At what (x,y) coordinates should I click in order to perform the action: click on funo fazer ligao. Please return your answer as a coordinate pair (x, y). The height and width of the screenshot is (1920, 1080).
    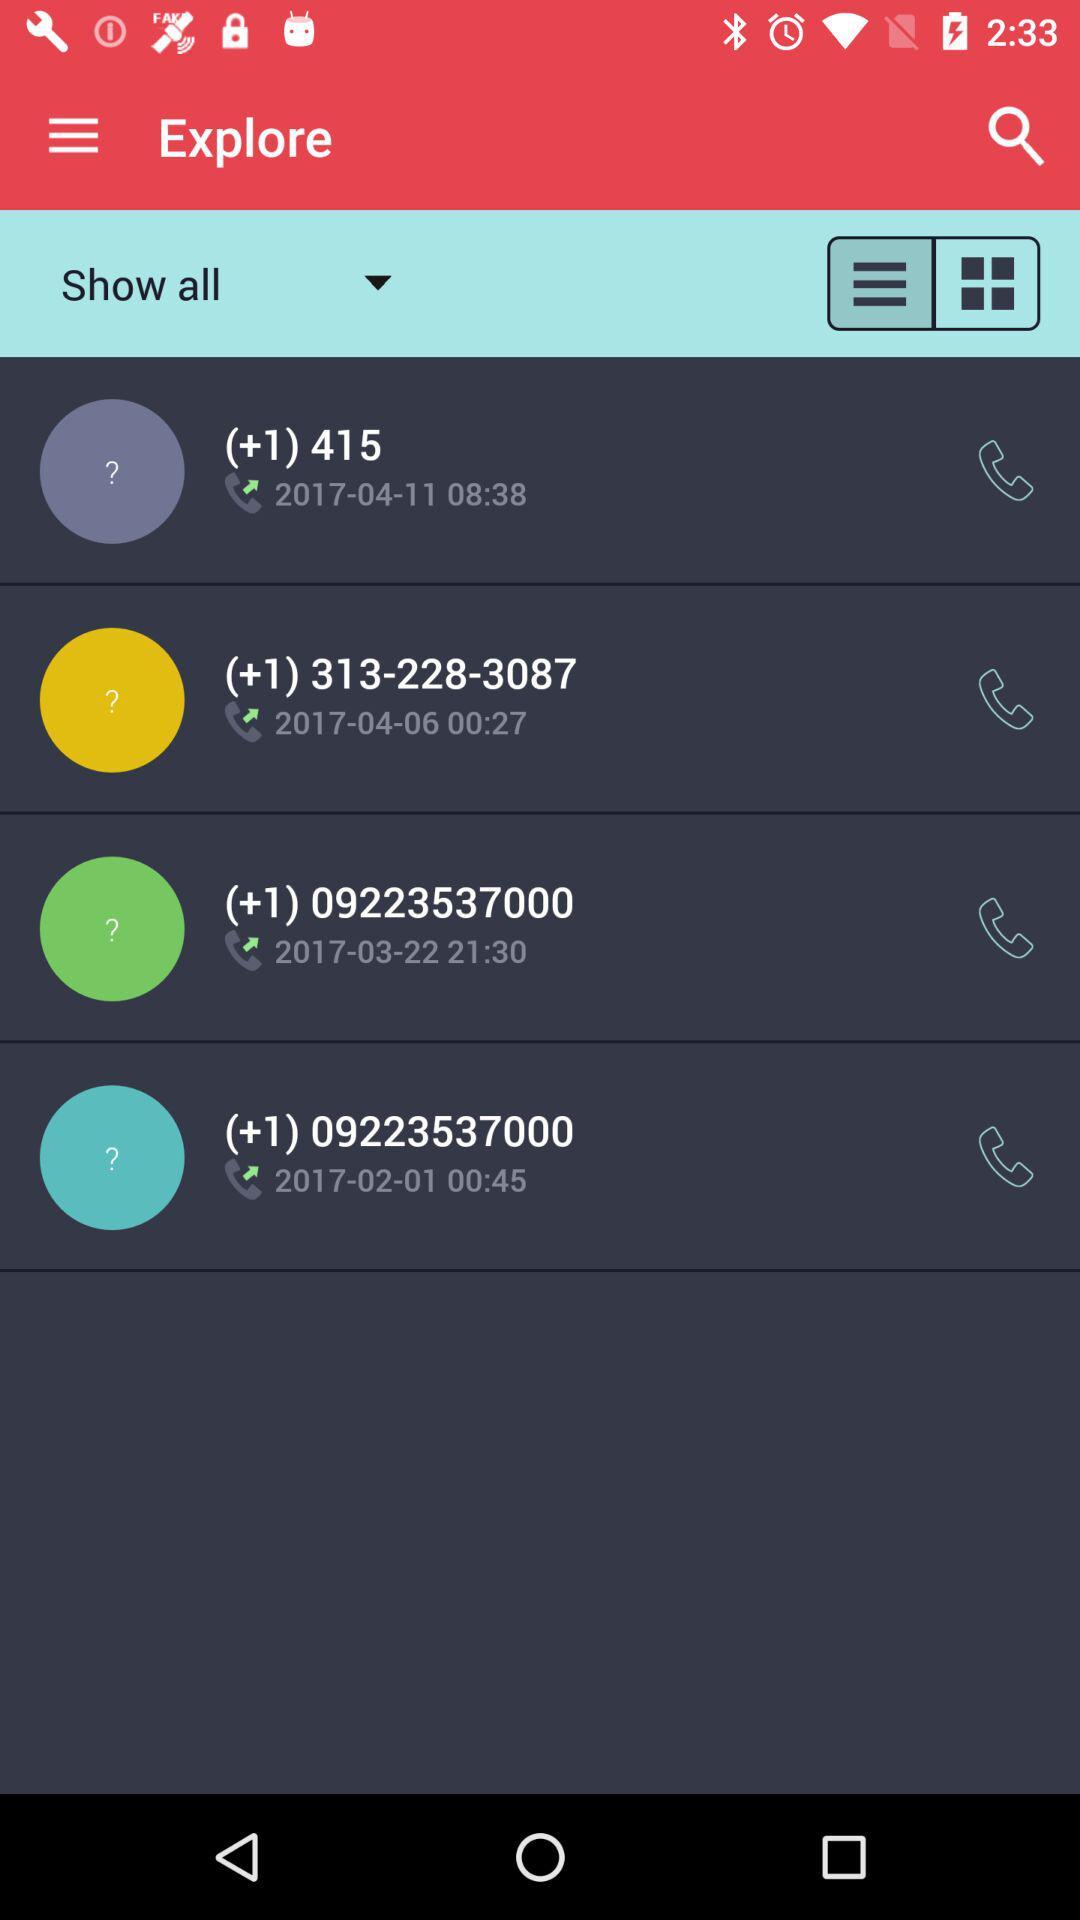
    Looking at the image, I should click on (1006, 1157).